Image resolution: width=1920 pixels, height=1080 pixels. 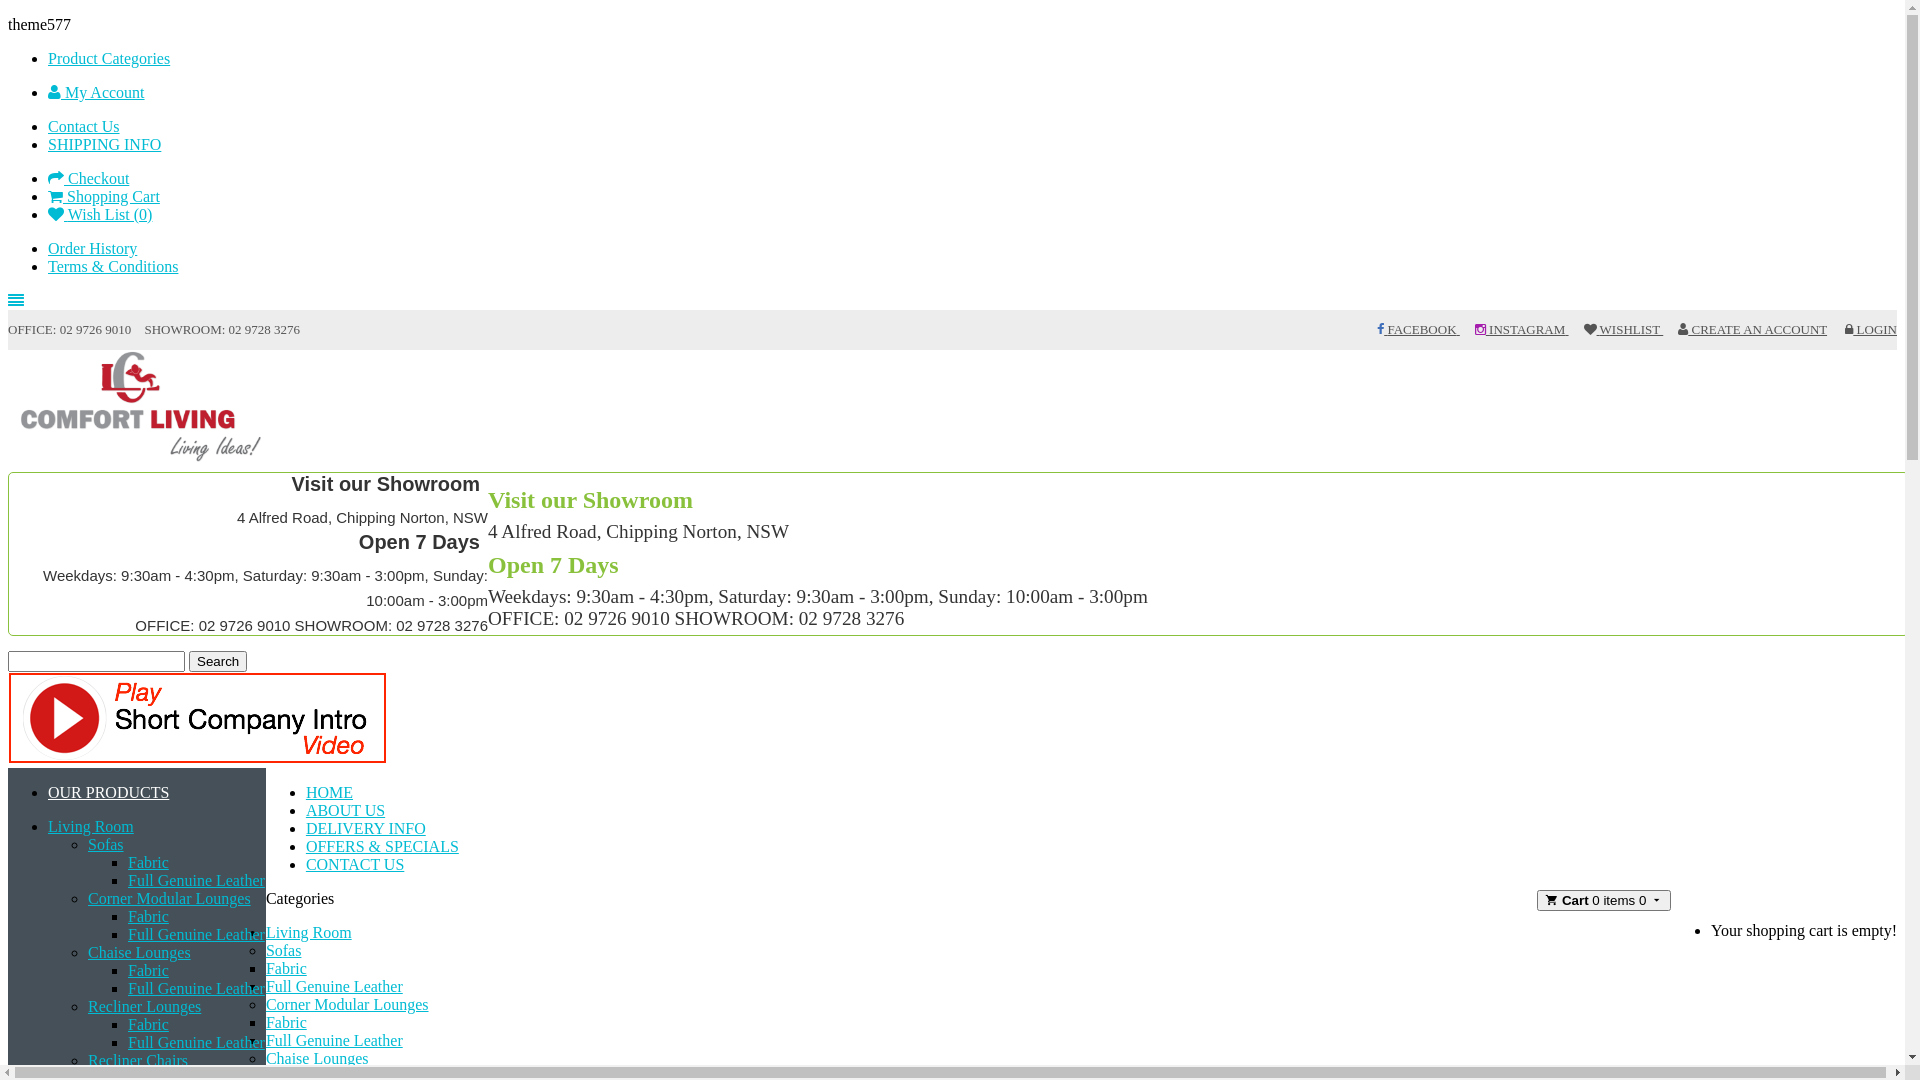 What do you see at coordinates (282, 949) in the screenshot?
I see `'Sofas'` at bounding box center [282, 949].